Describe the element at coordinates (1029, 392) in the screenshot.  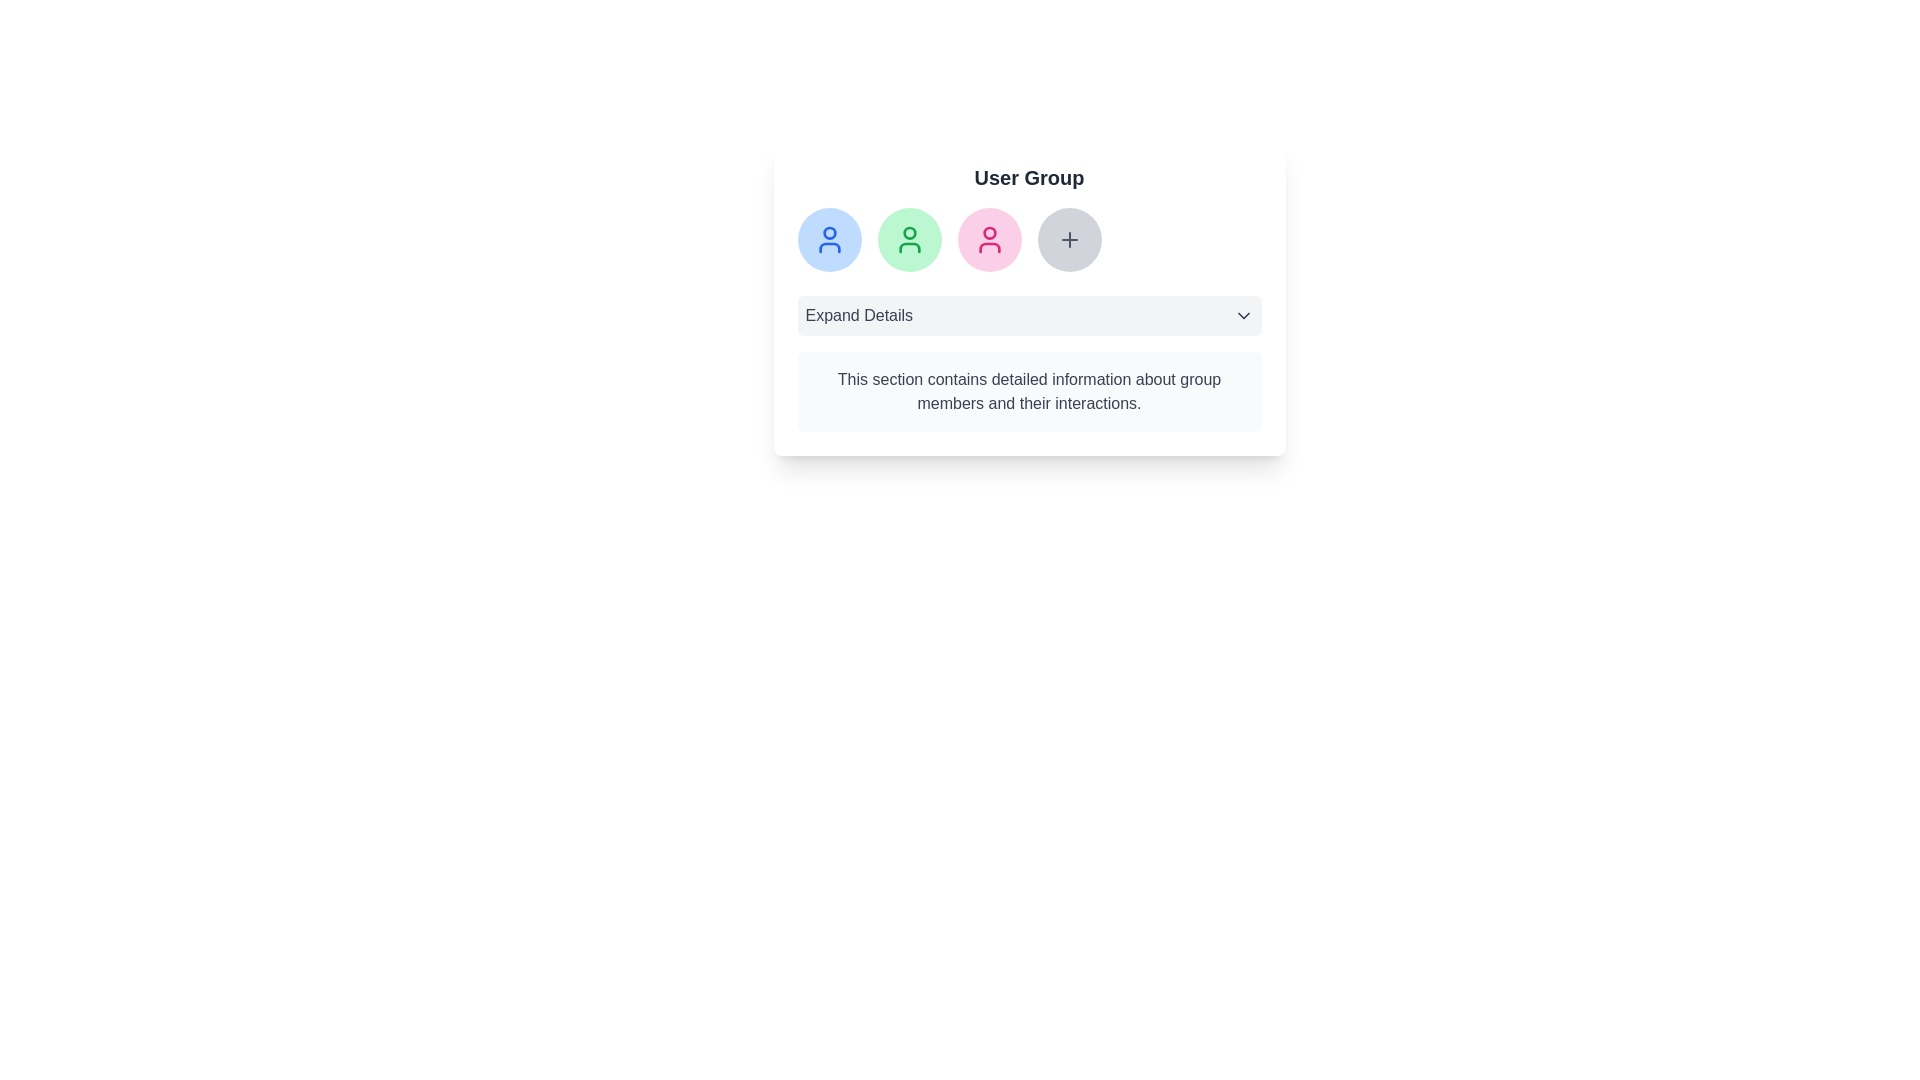
I see `informational text block that describes the 'User Group' above, which is centrally positioned below the 'Expand Details' dropdown` at that location.